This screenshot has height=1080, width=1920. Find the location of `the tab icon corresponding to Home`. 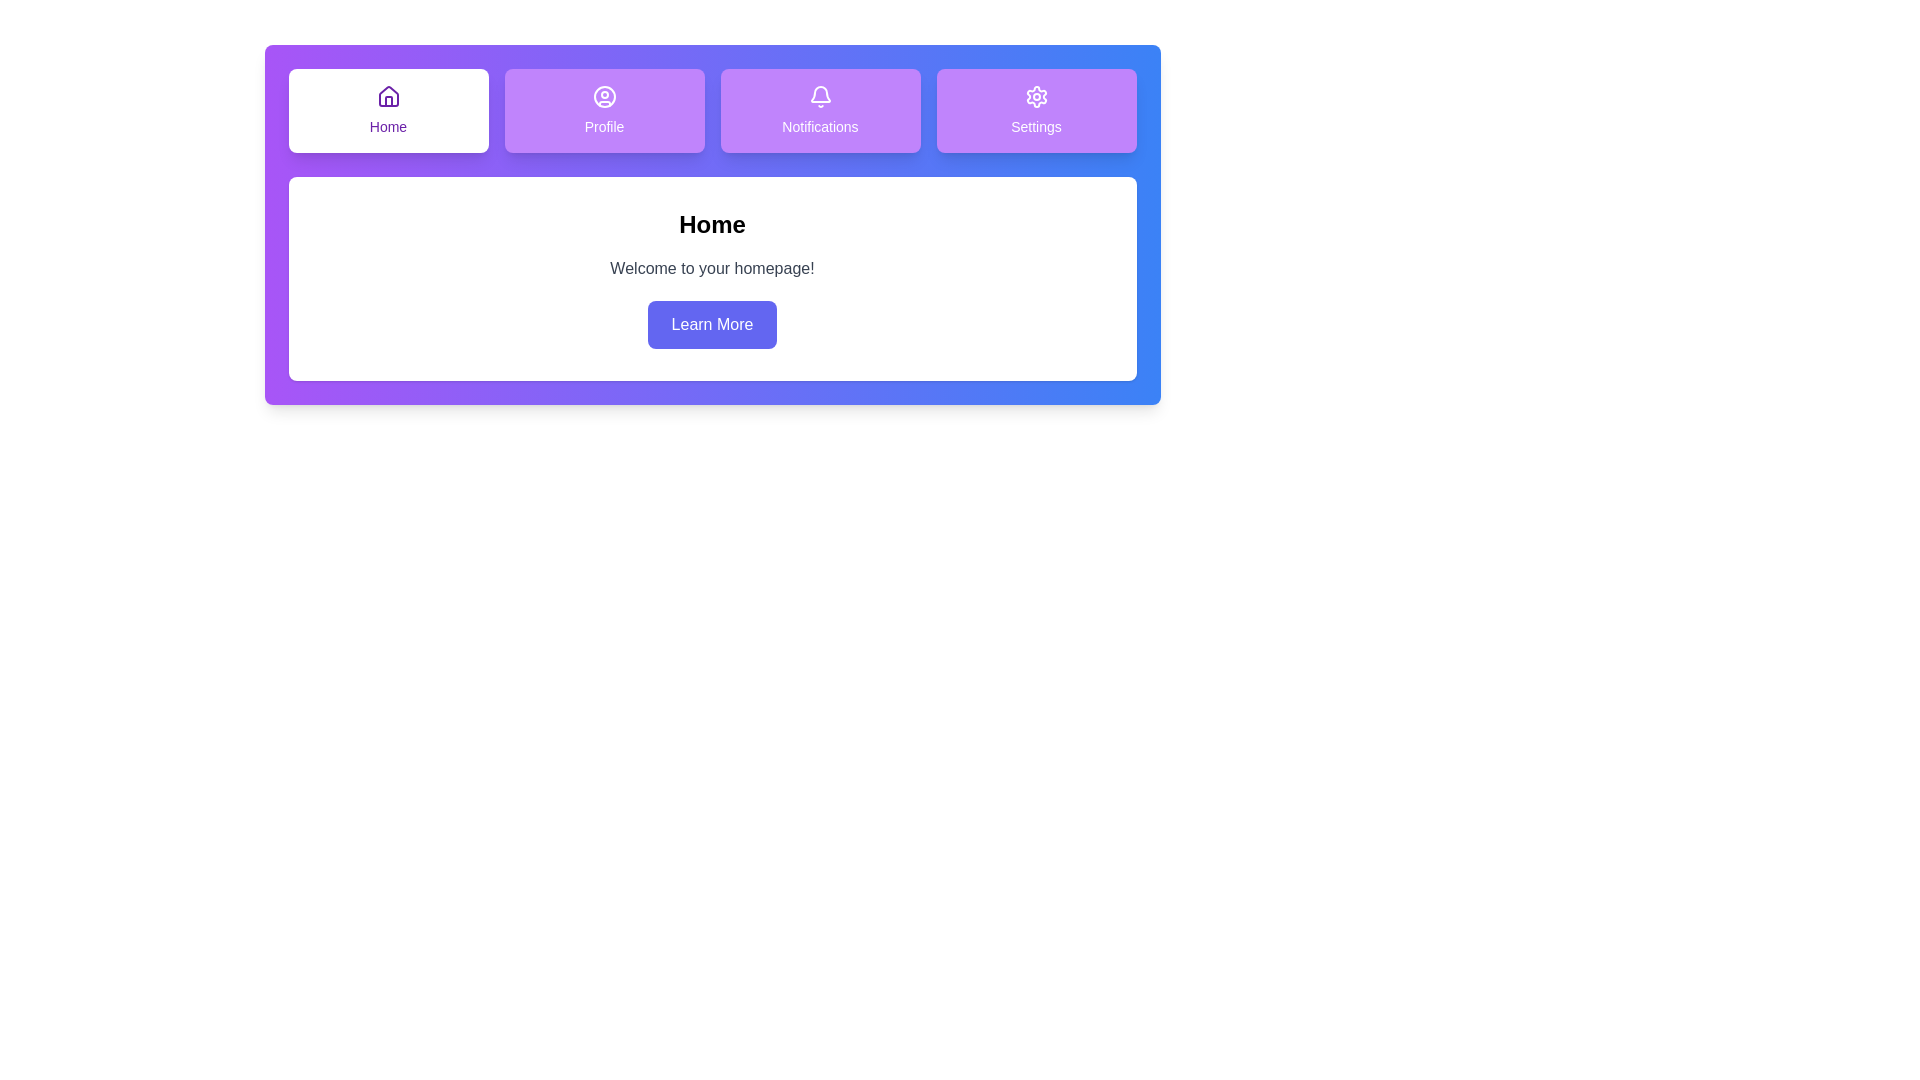

the tab icon corresponding to Home is located at coordinates (388, 111).